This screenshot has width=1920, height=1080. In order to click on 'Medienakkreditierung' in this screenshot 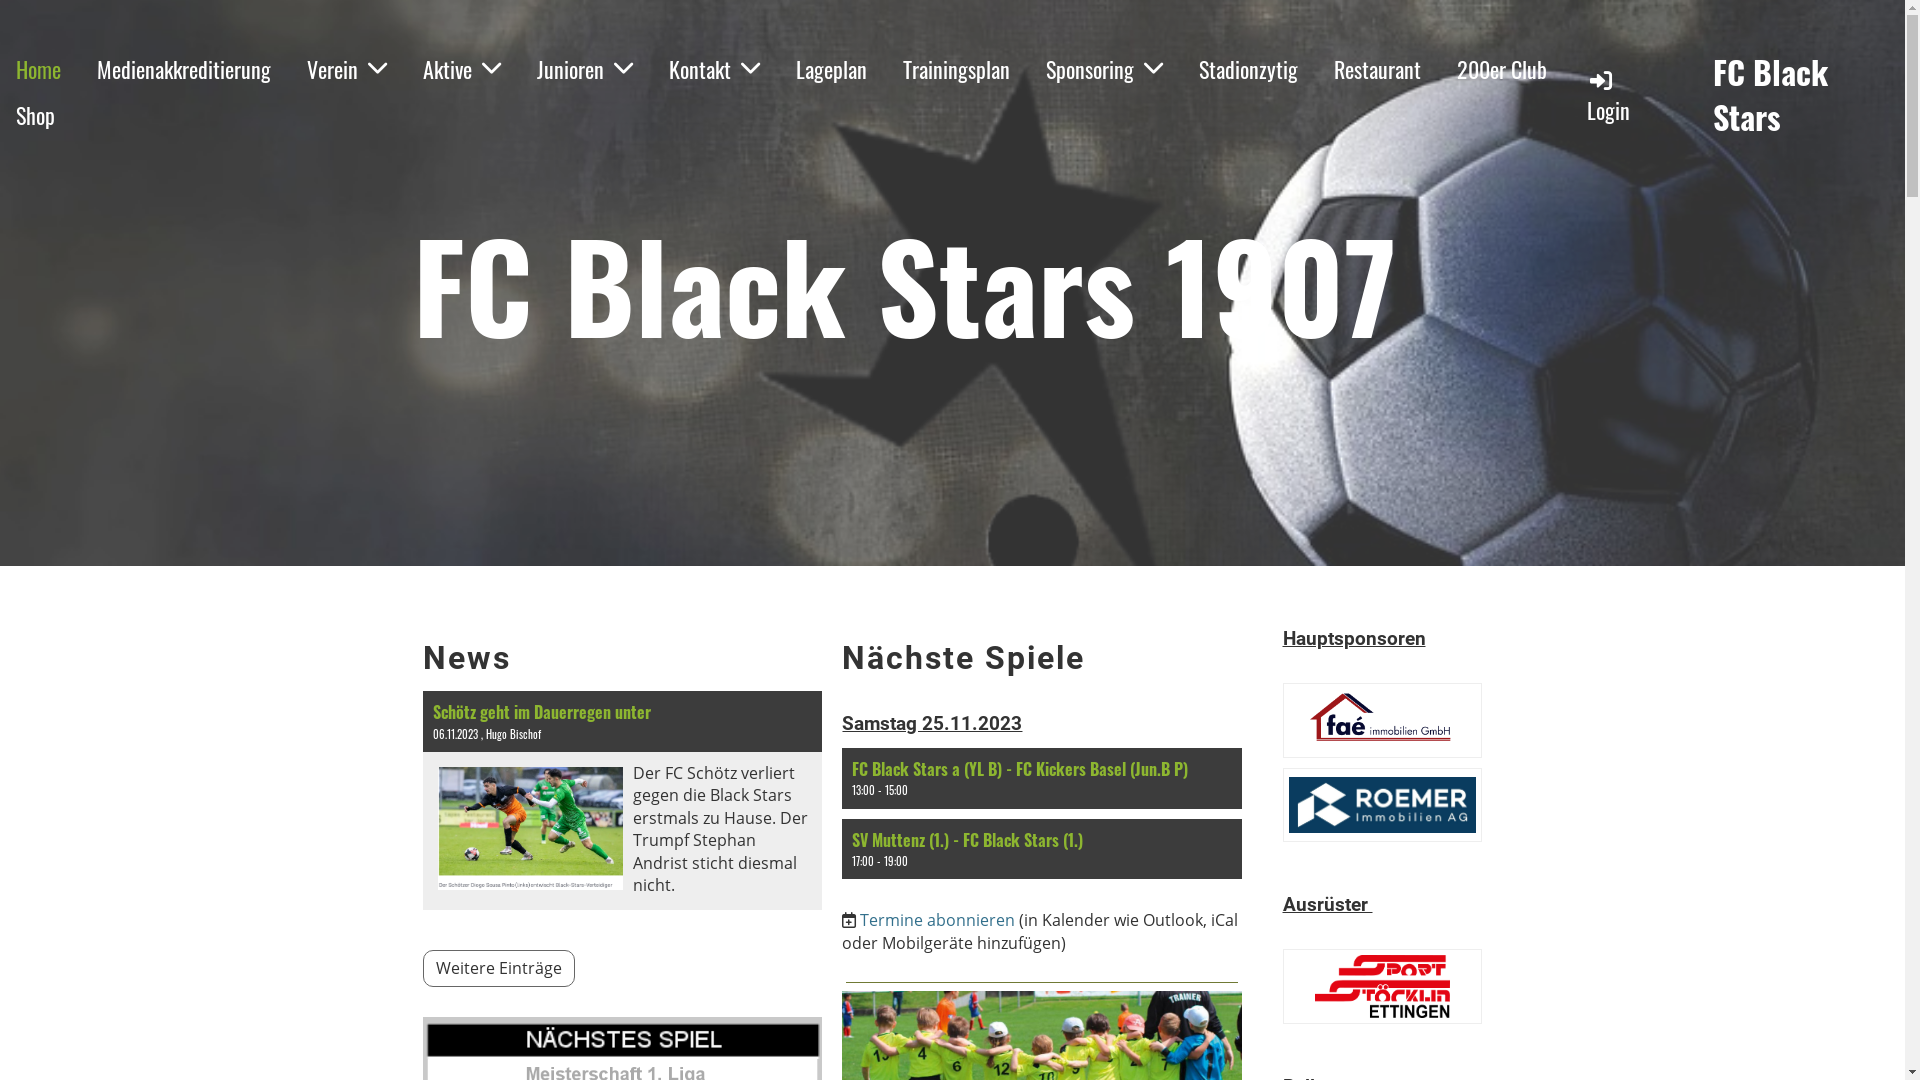, I will do `click(183, 68)`.